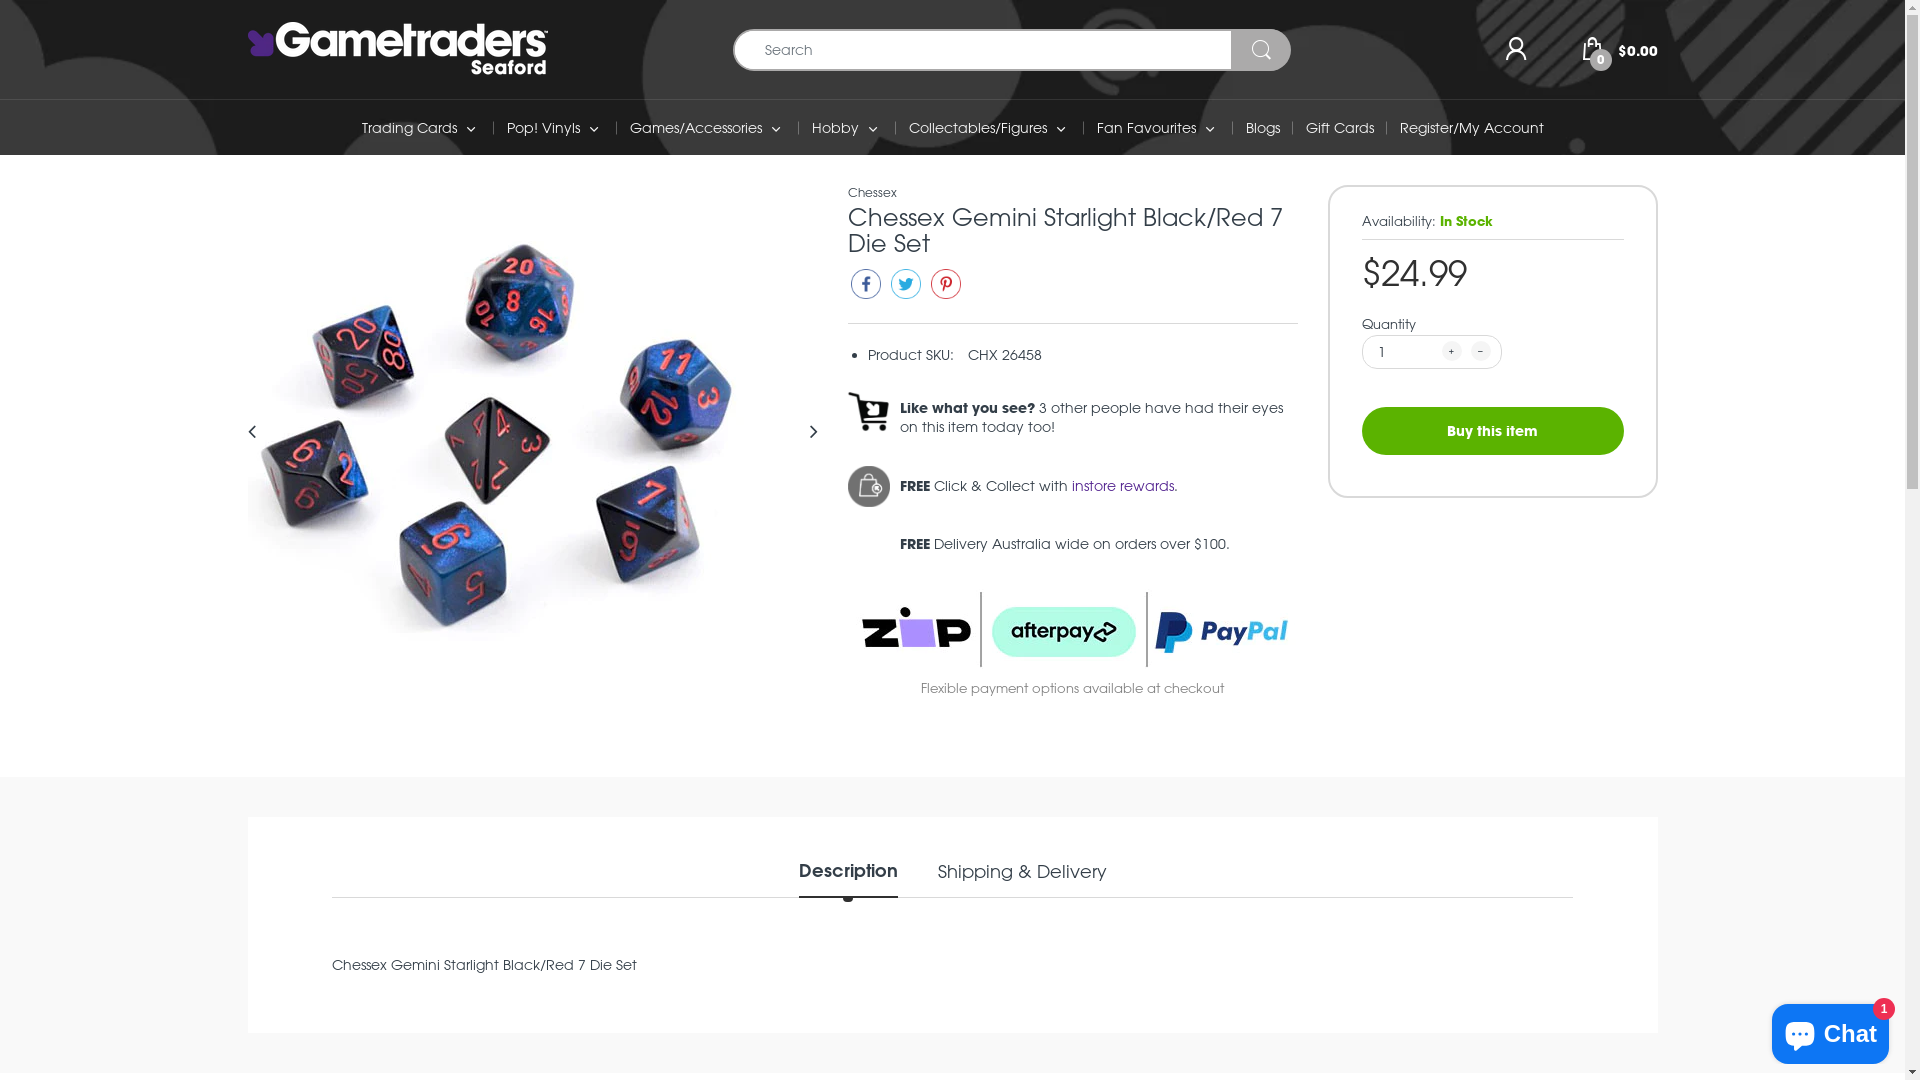 The width and height of the screenshot is (1920, 1080). I want to click on 'Decrease', so click(1479, 349).